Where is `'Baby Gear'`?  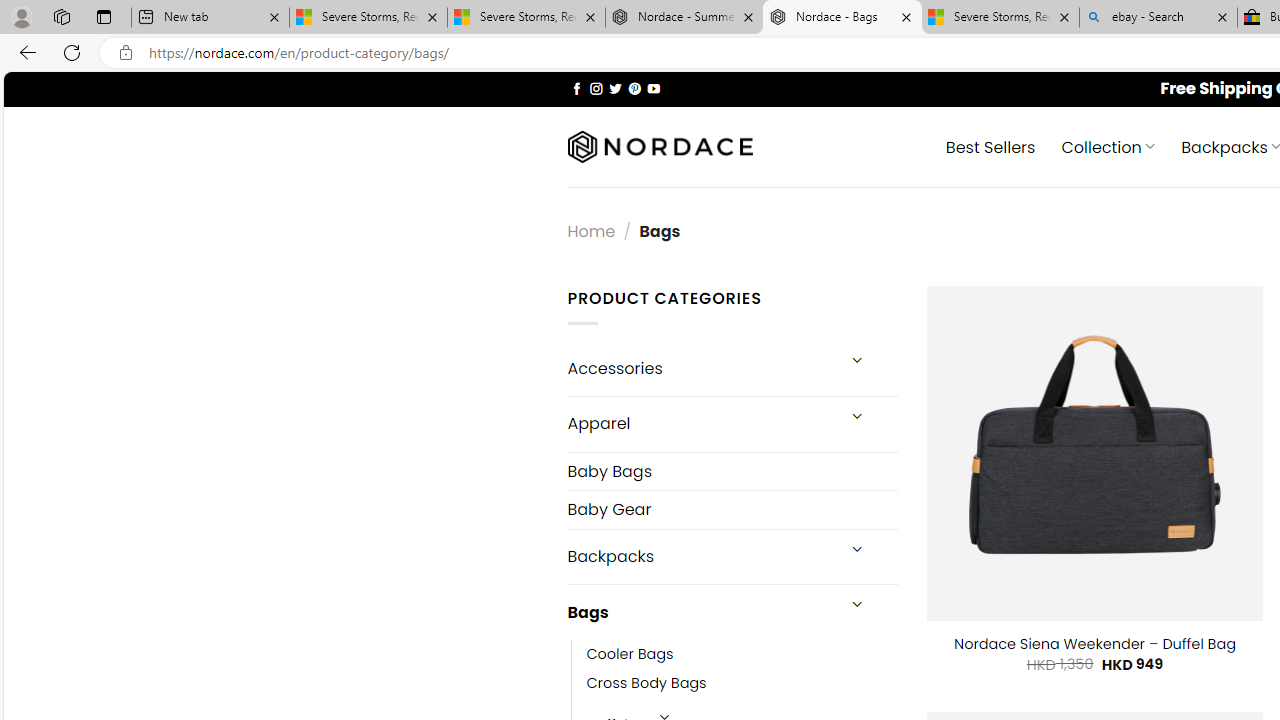 'Baby Gear' is located at coordinates (731, 508).